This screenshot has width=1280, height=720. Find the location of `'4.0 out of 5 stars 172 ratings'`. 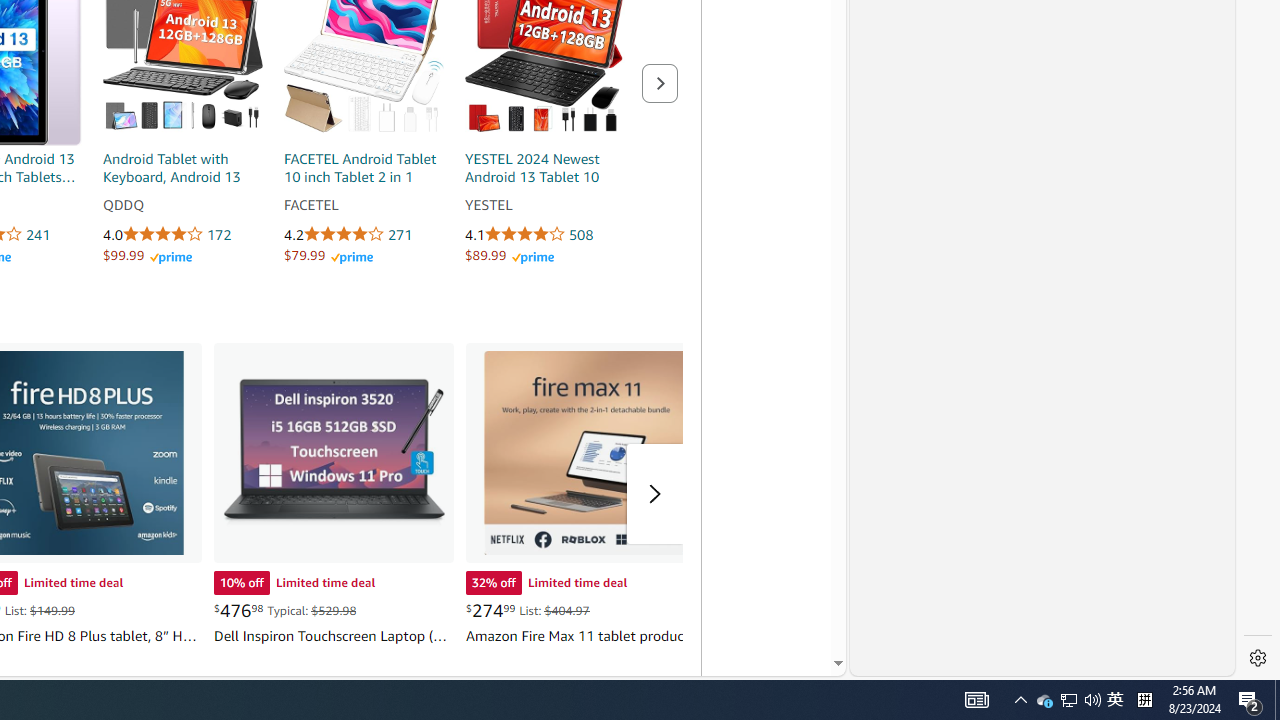

'4.0 out of 5 stars 172 ratings' is located at coordinates (182, 234).